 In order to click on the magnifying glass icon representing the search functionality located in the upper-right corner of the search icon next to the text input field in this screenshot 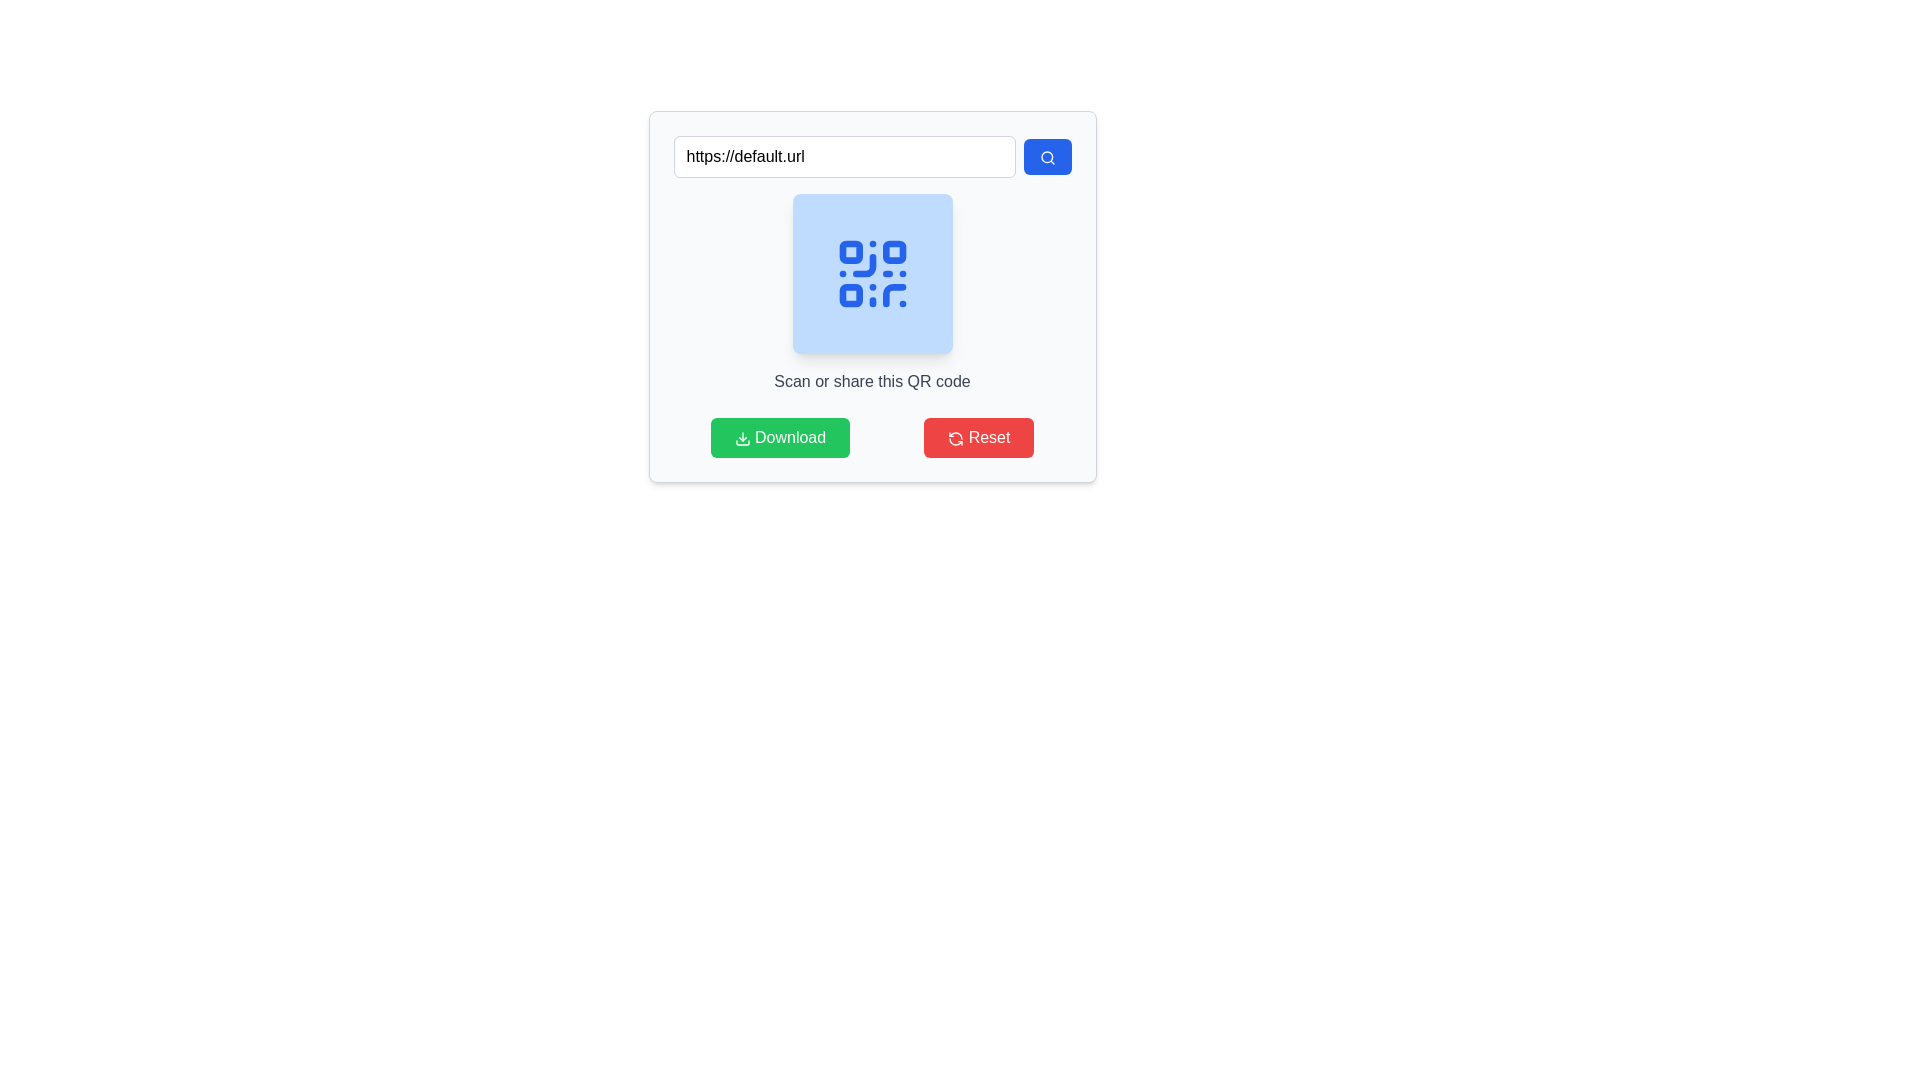, I will do `click(1045, 156)`.